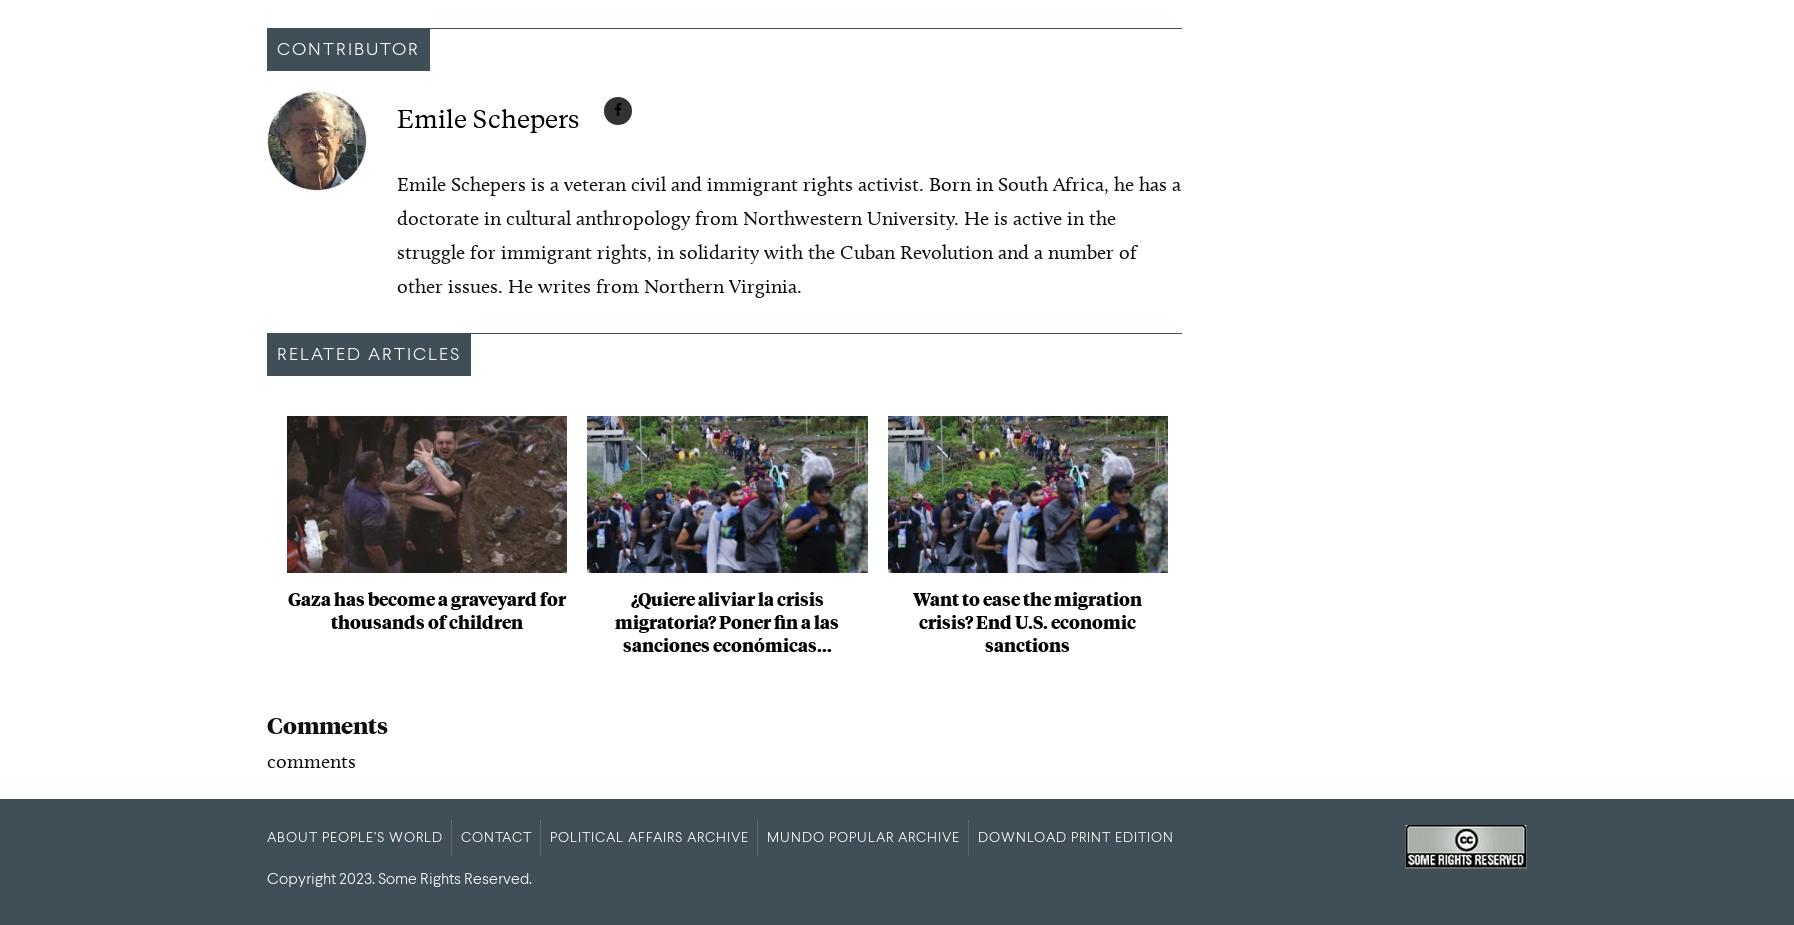 This screenshot has height=925, width=1794. Describe the element at coordinates (496, 837) in the screenshot. I see `'Contact'` at that location.